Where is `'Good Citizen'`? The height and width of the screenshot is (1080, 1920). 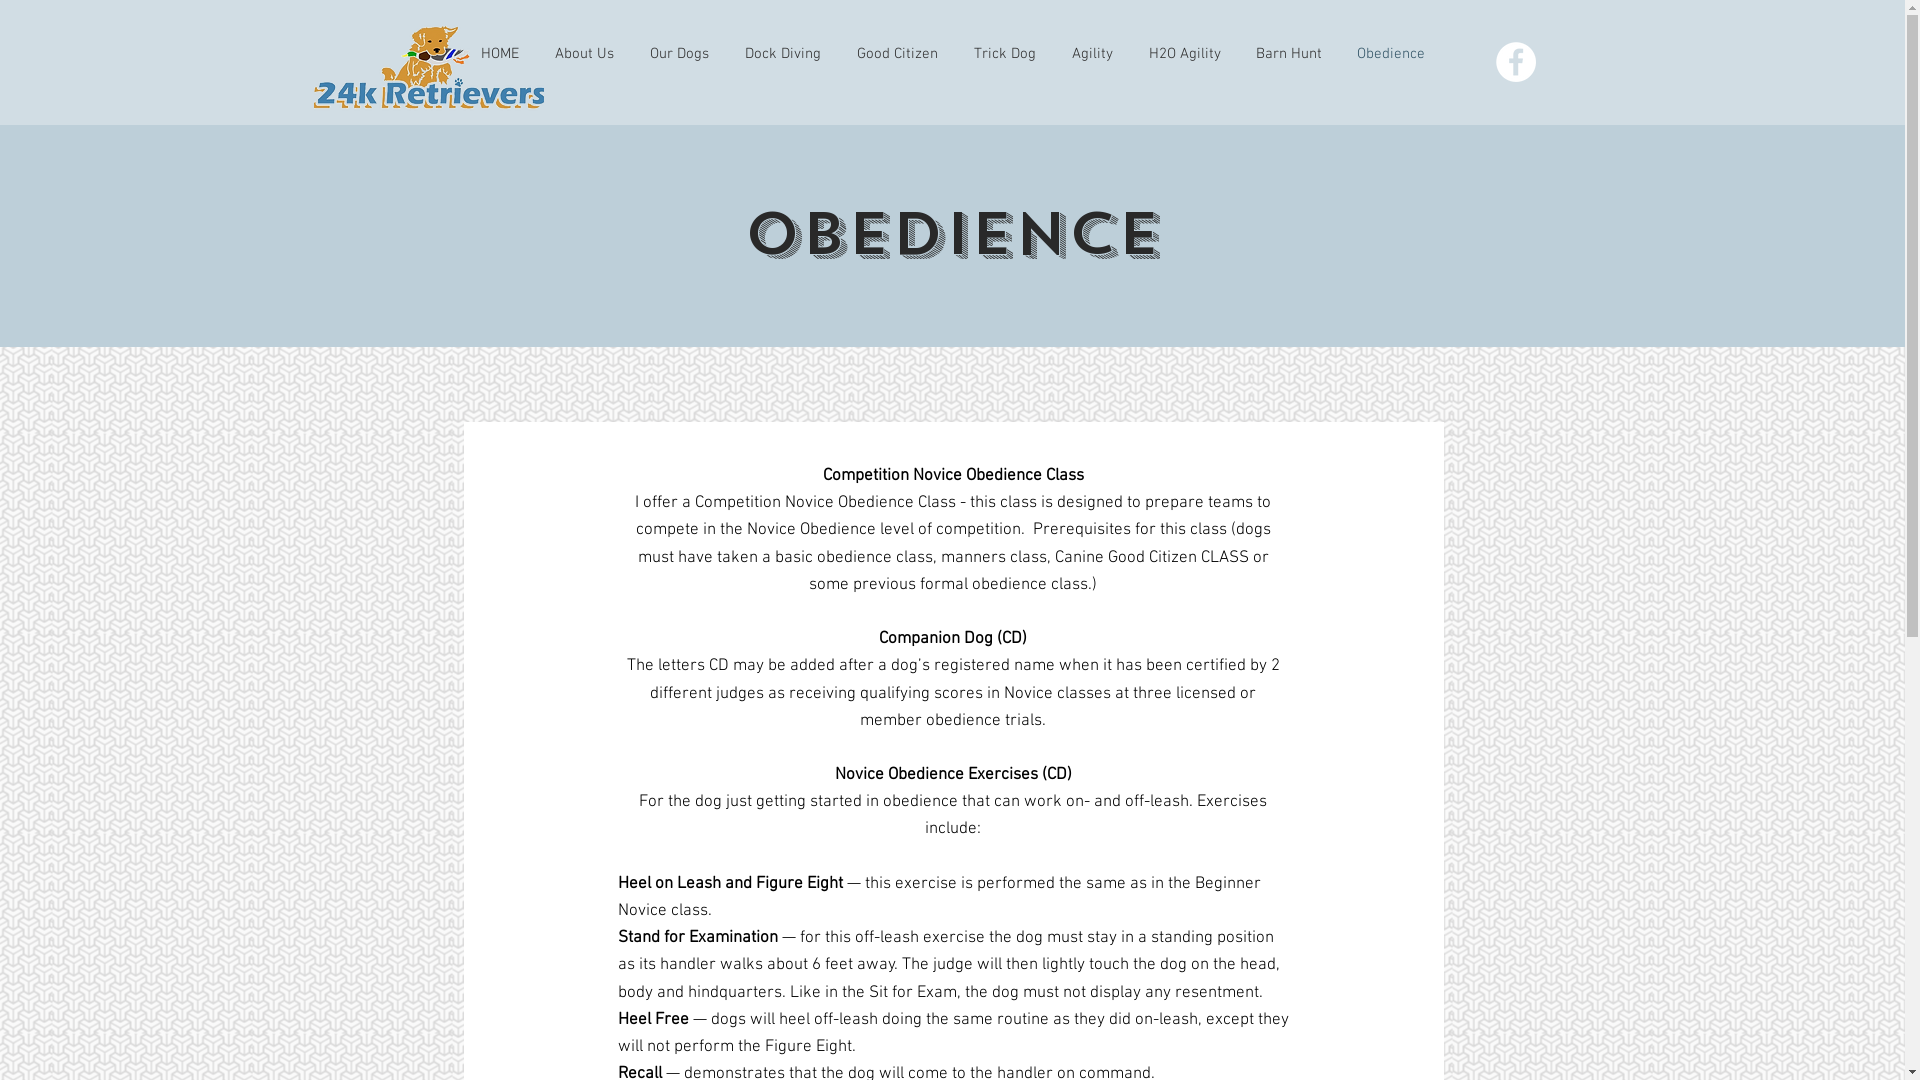 'Good Citizen' is located at coordinates (895, 53).